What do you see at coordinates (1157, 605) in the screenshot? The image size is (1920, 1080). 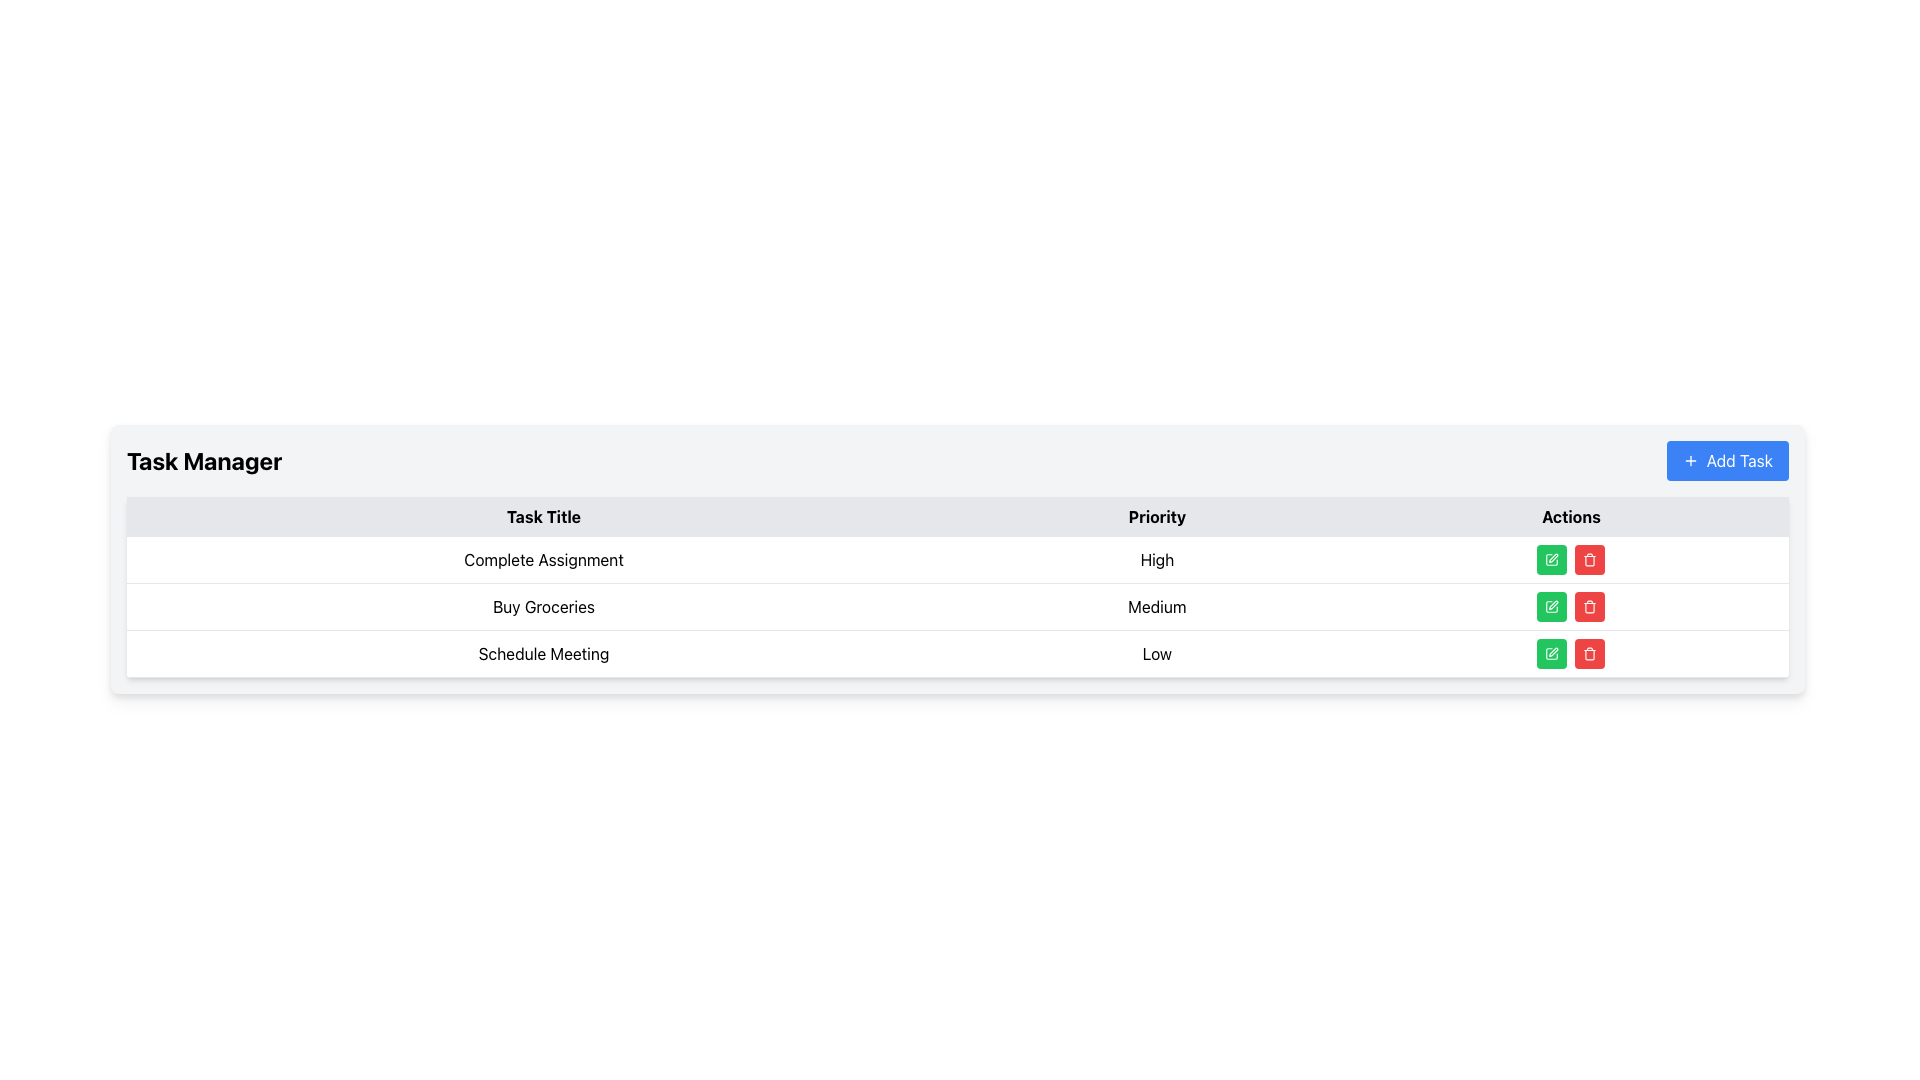 I see `the text label displaying 'Medium' in the Priority column of the task management table for the 'Buy Groceries' task, located in the second row` at bounding box center [1157, 605].